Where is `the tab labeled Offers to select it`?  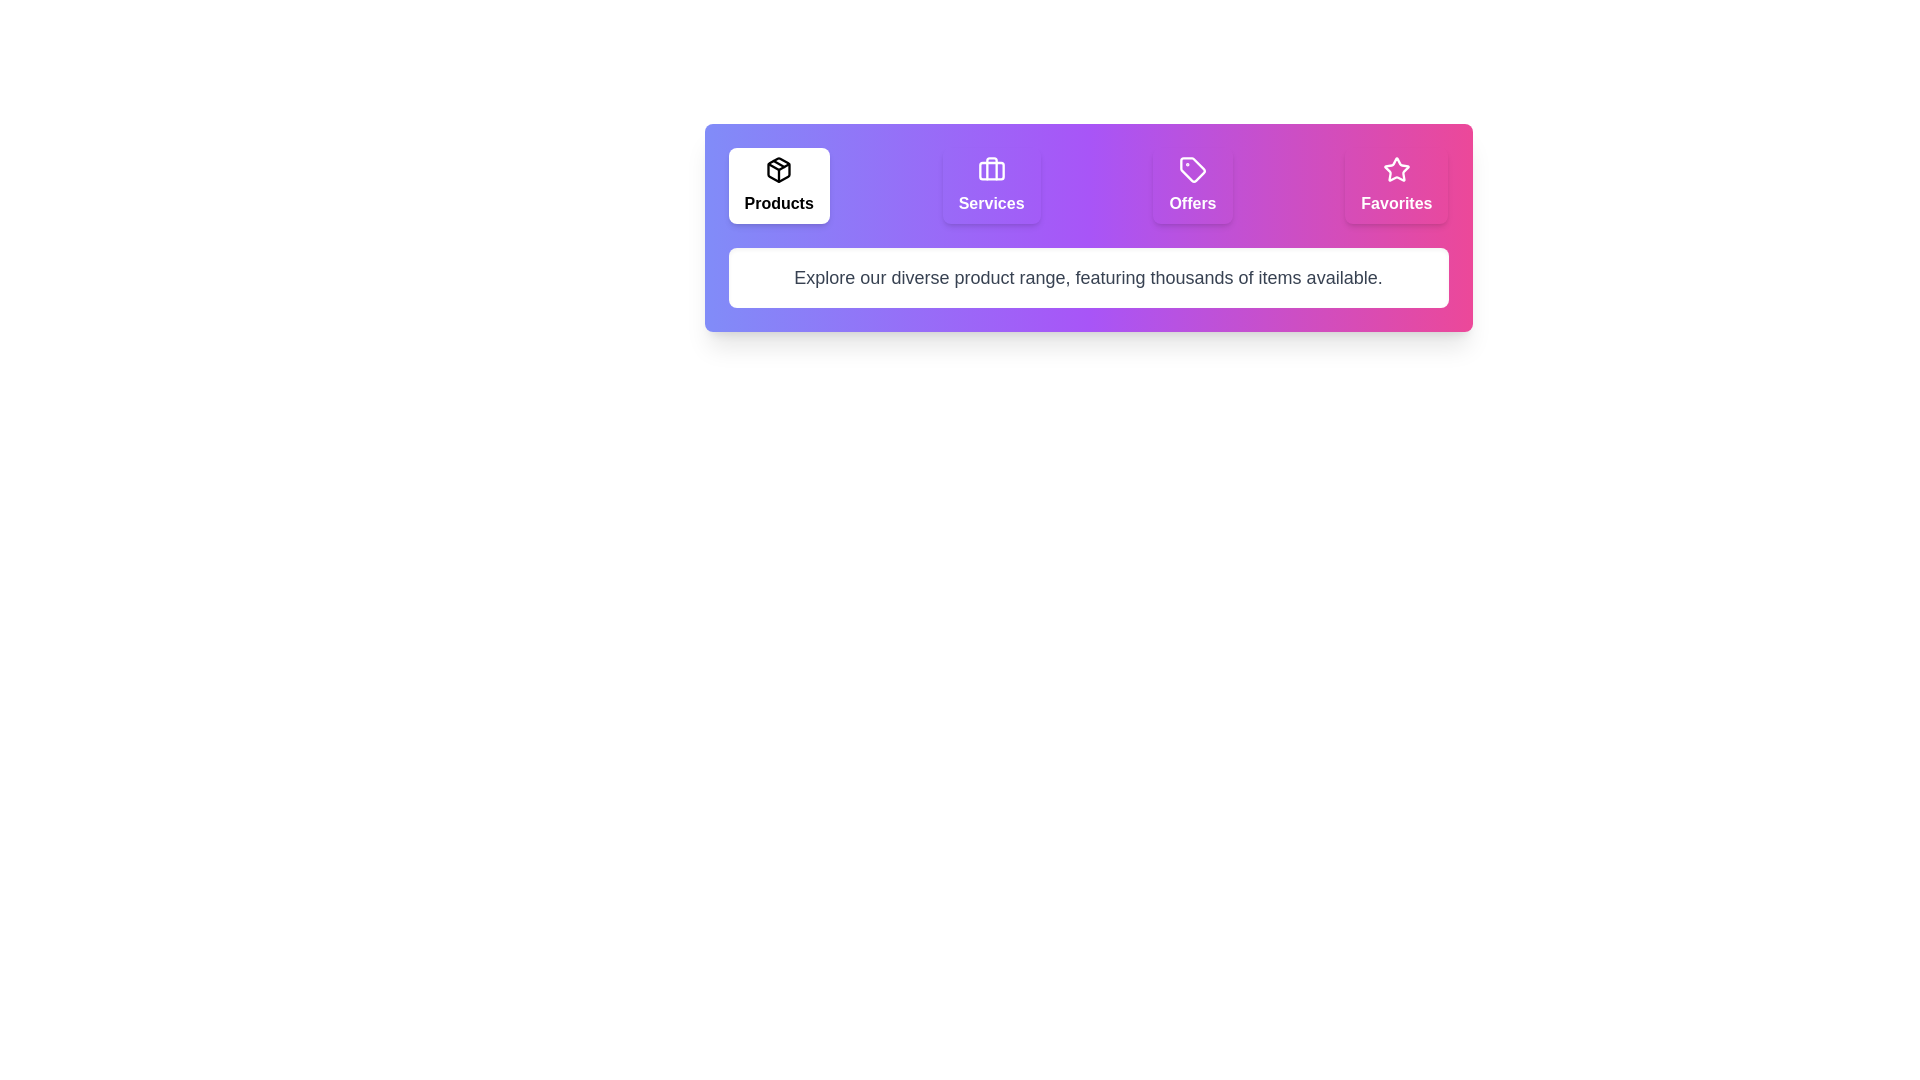
the tab labeled Offers to select it is located at coordinates (1191, 185).